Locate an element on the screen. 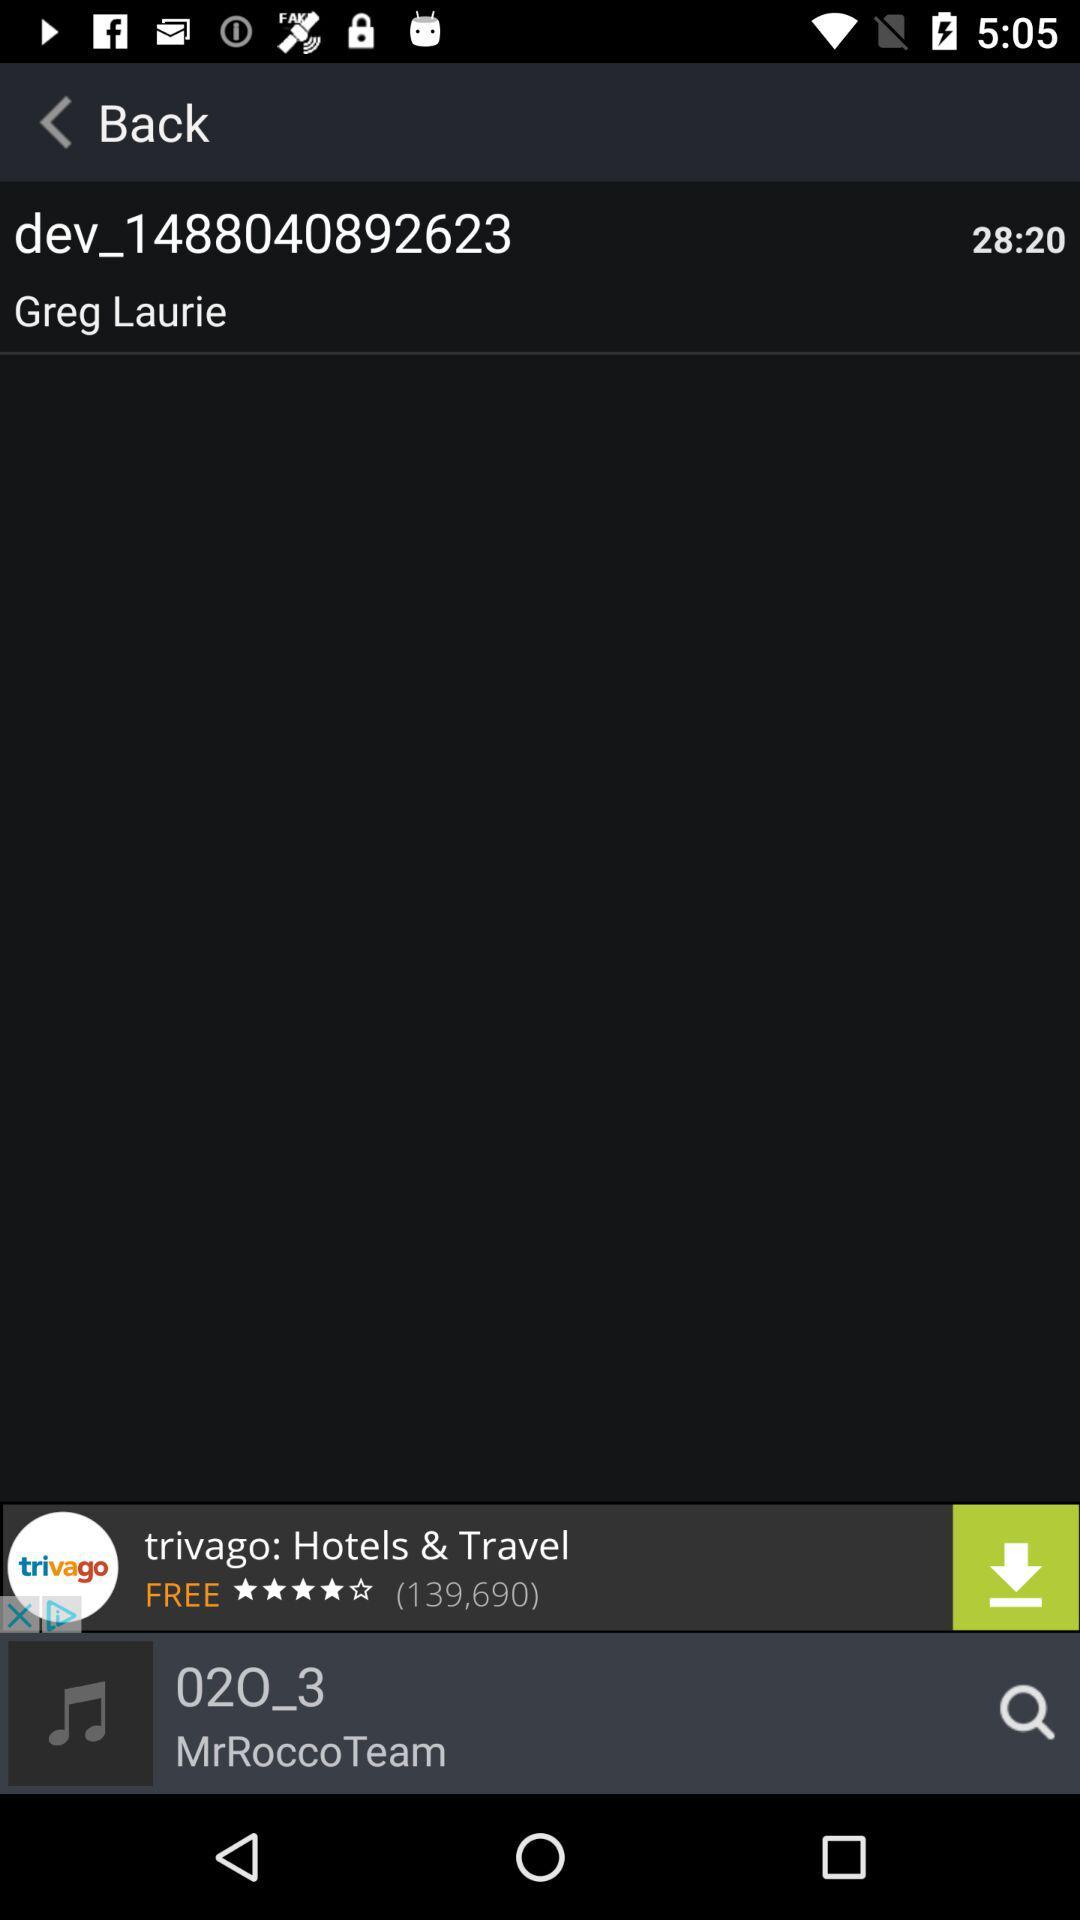 This screenshot has width=1080, height=1920. downarrow is located at coordinates (540, 1566).